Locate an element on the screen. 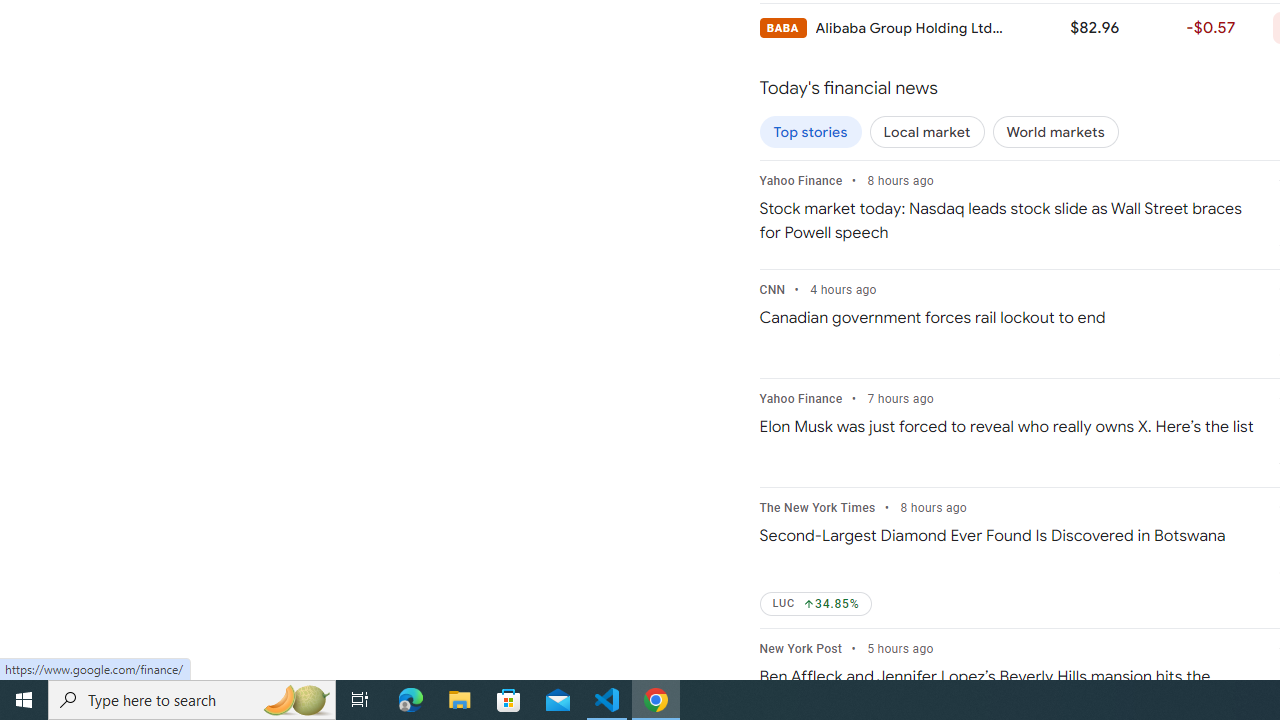  'LUC Up by 34.85%' is located at coordinates (816, 603).